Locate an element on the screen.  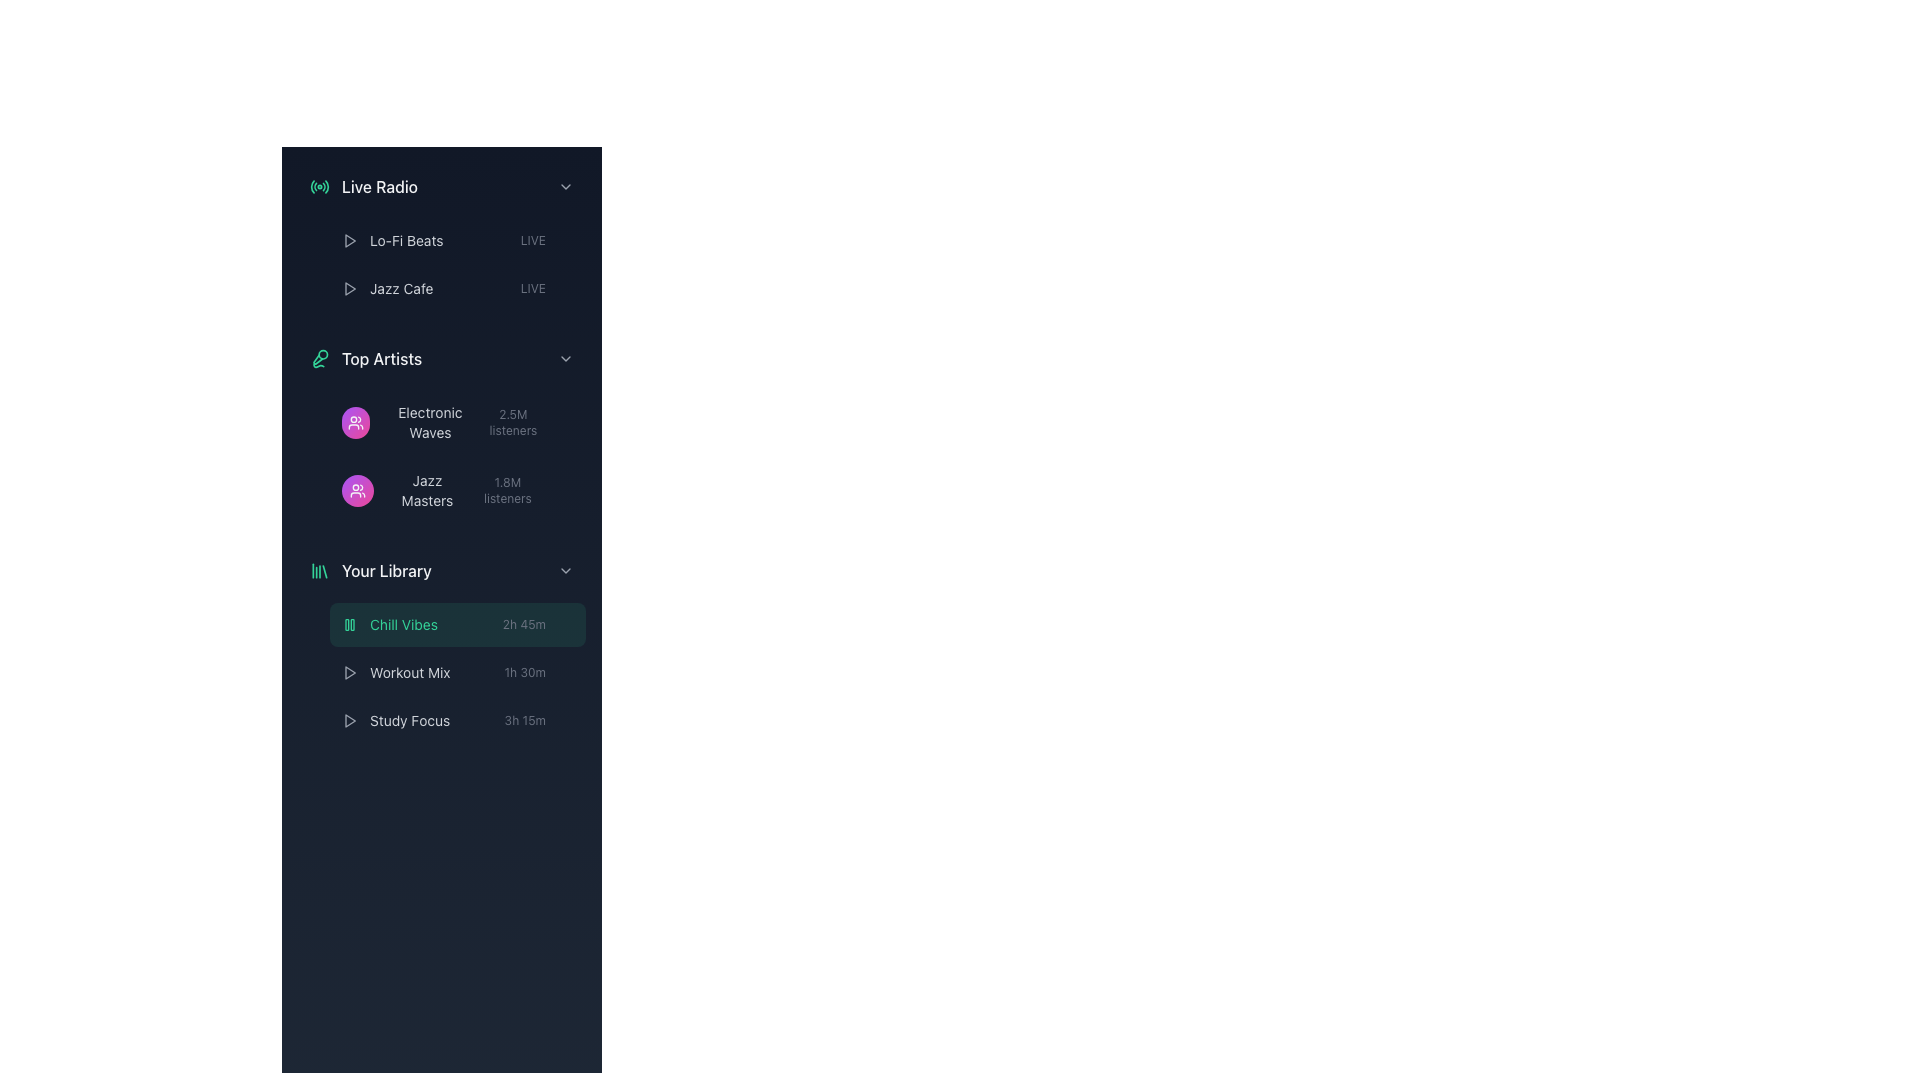
the 'LIVE' status Text Label located in the 'Live Radio' section, which is positioned to the right of the 'Jazz Cafe' item is located at coordinates (533, 239).